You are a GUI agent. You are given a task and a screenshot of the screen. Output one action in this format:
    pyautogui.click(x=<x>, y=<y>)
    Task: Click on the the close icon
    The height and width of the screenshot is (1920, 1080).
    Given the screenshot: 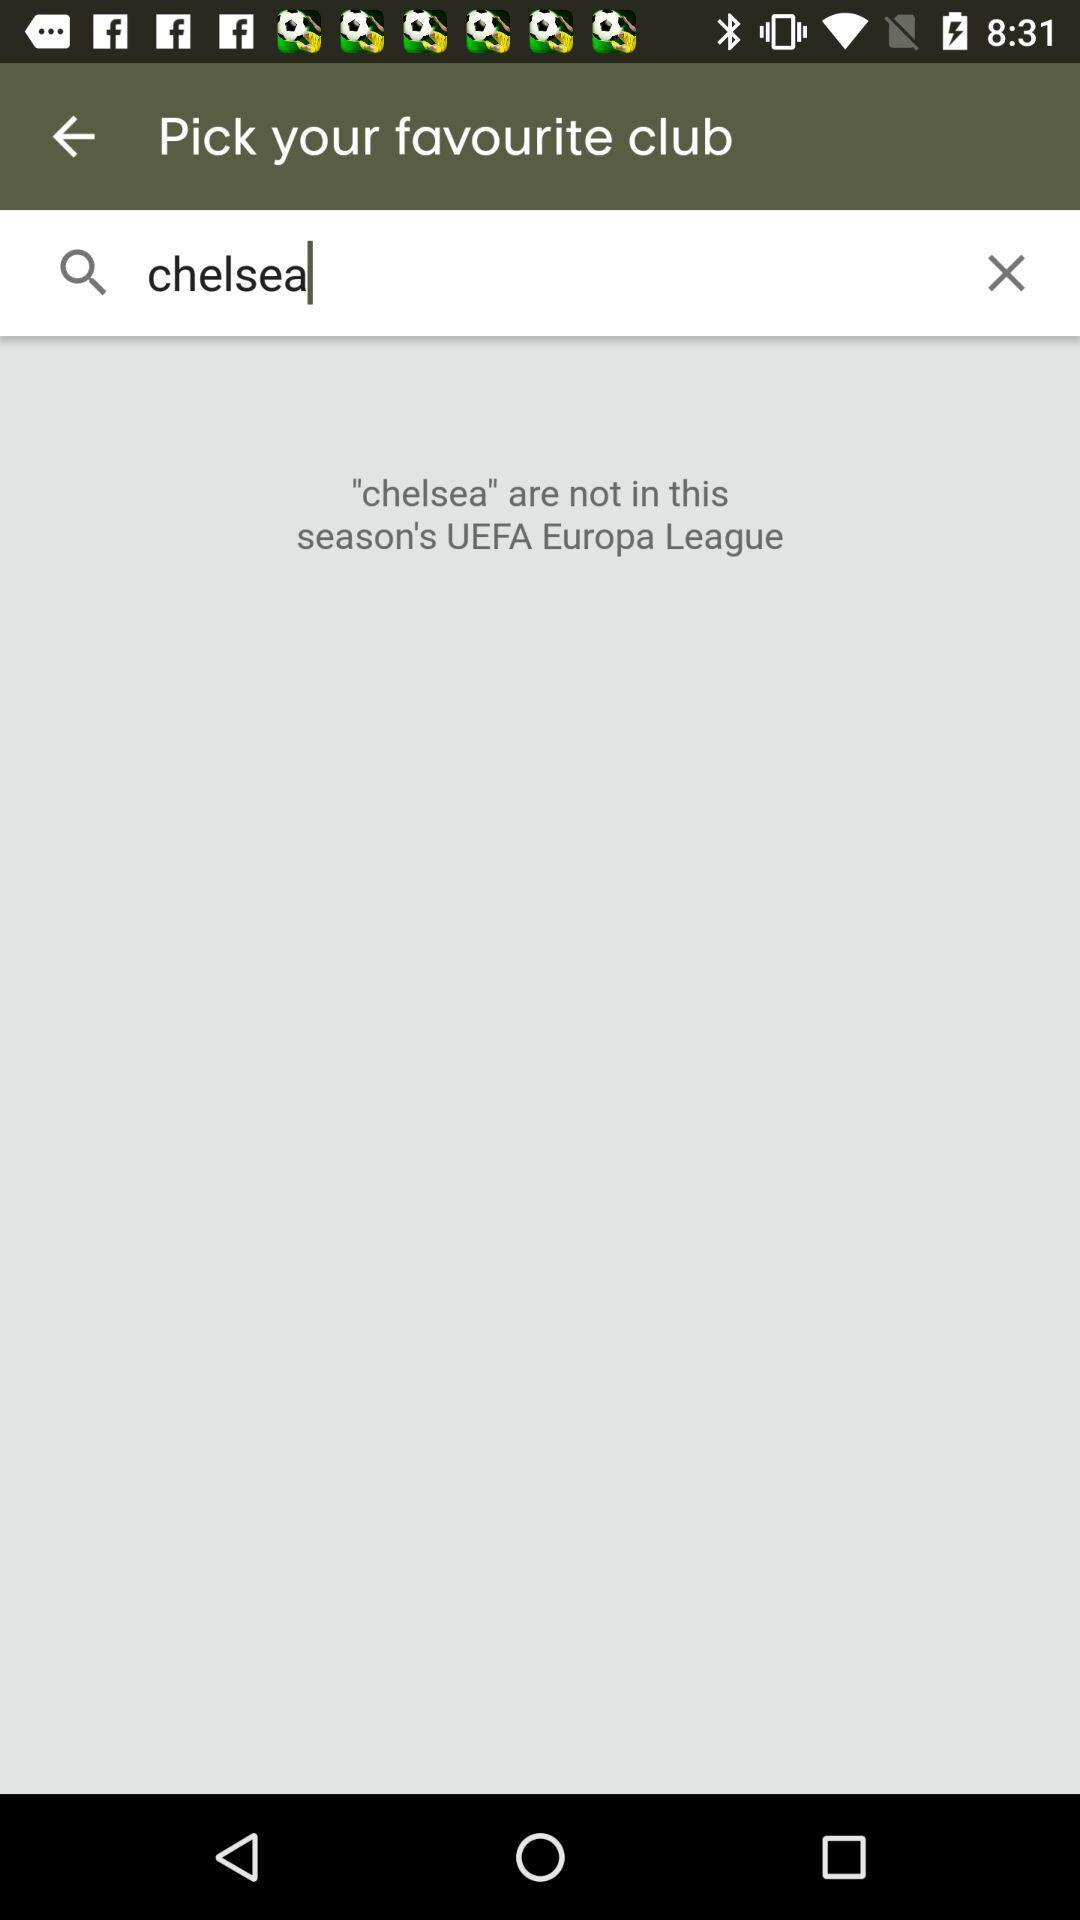 What is the action you would take?
    pyautogui.click(x=1006, y=272)
    